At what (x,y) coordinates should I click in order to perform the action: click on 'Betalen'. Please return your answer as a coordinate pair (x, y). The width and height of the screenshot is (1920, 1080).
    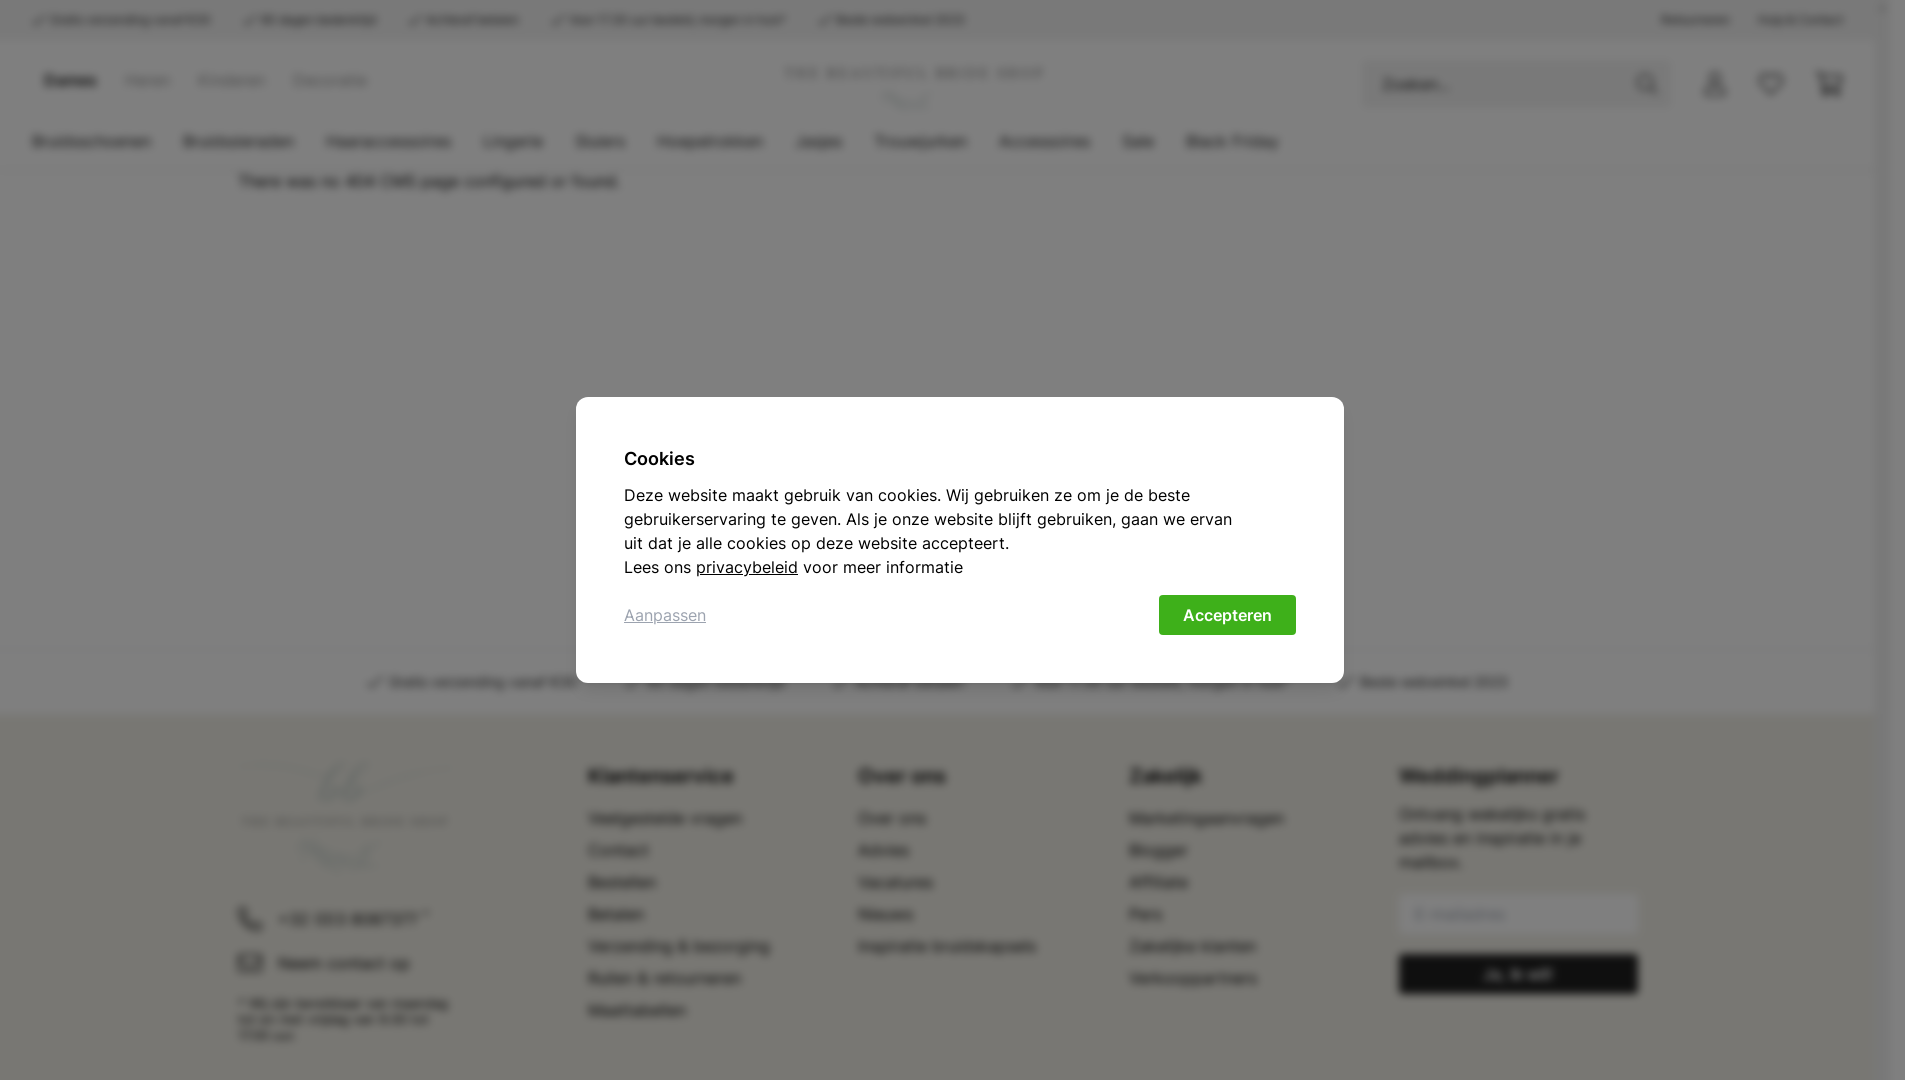
    Looking at the image, I should click on (614, 914).